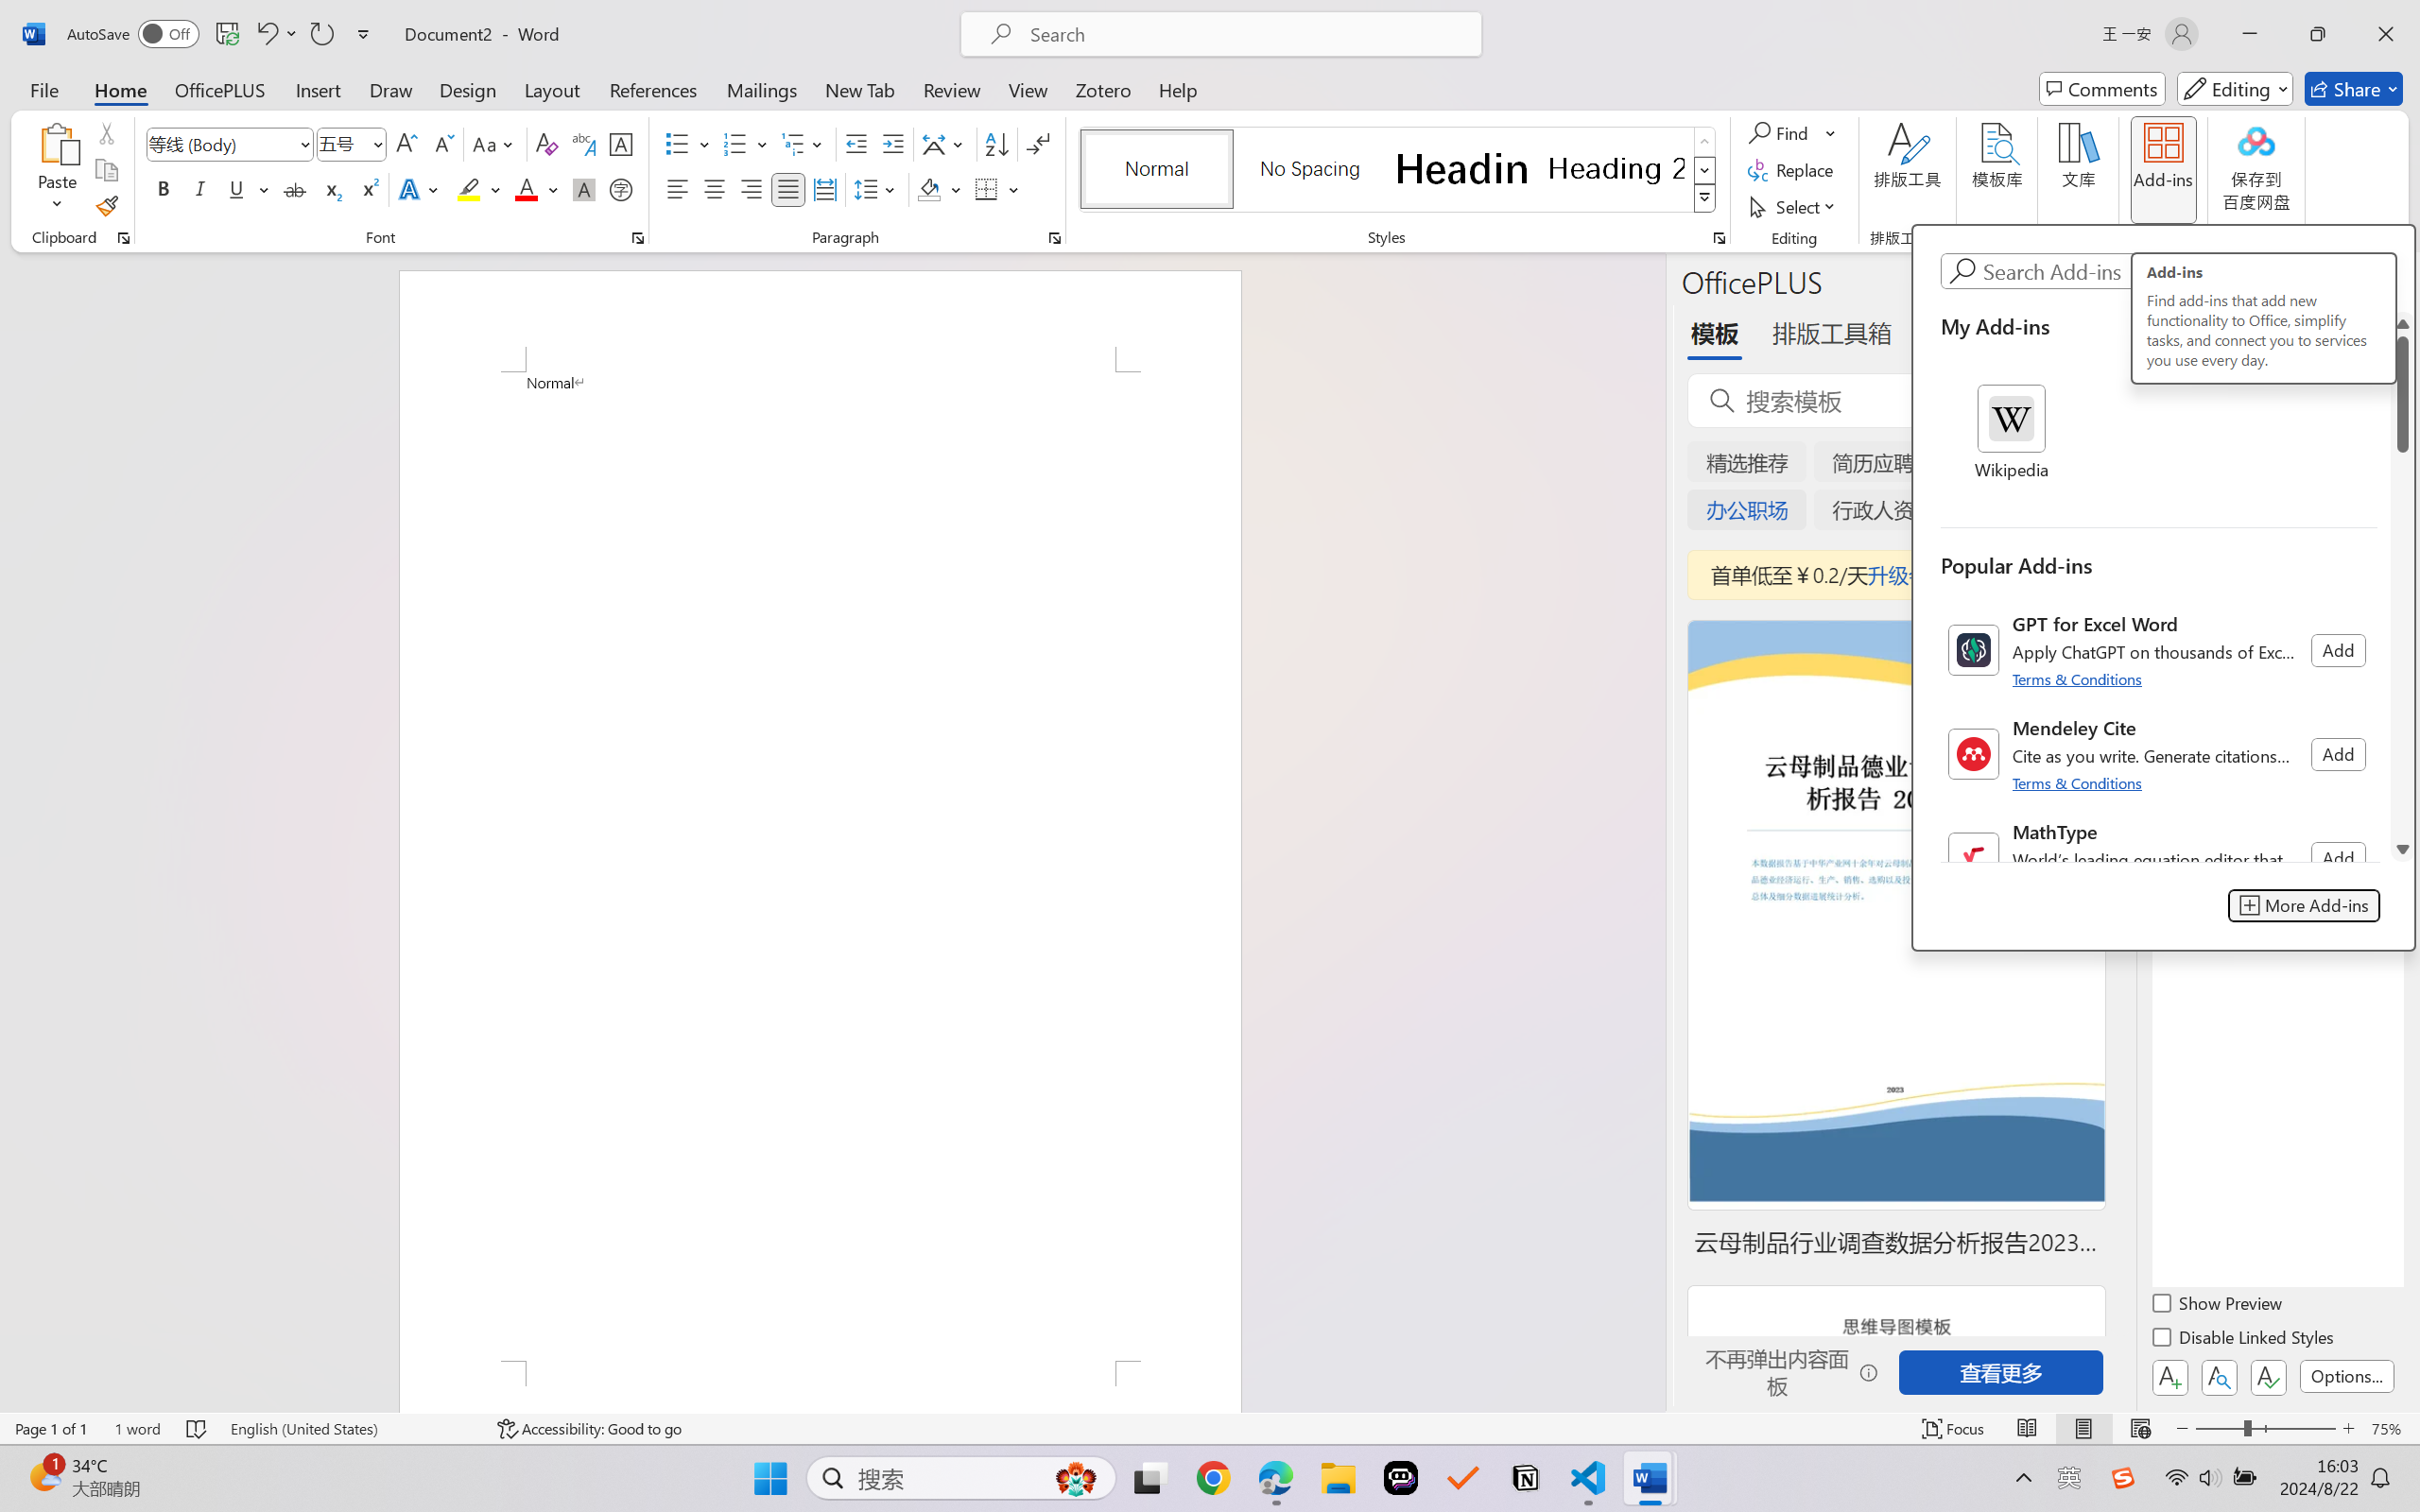 The width and height of the screenshot is (2420, 1512). I want to click on 'Poe', so click(1400, 1478).